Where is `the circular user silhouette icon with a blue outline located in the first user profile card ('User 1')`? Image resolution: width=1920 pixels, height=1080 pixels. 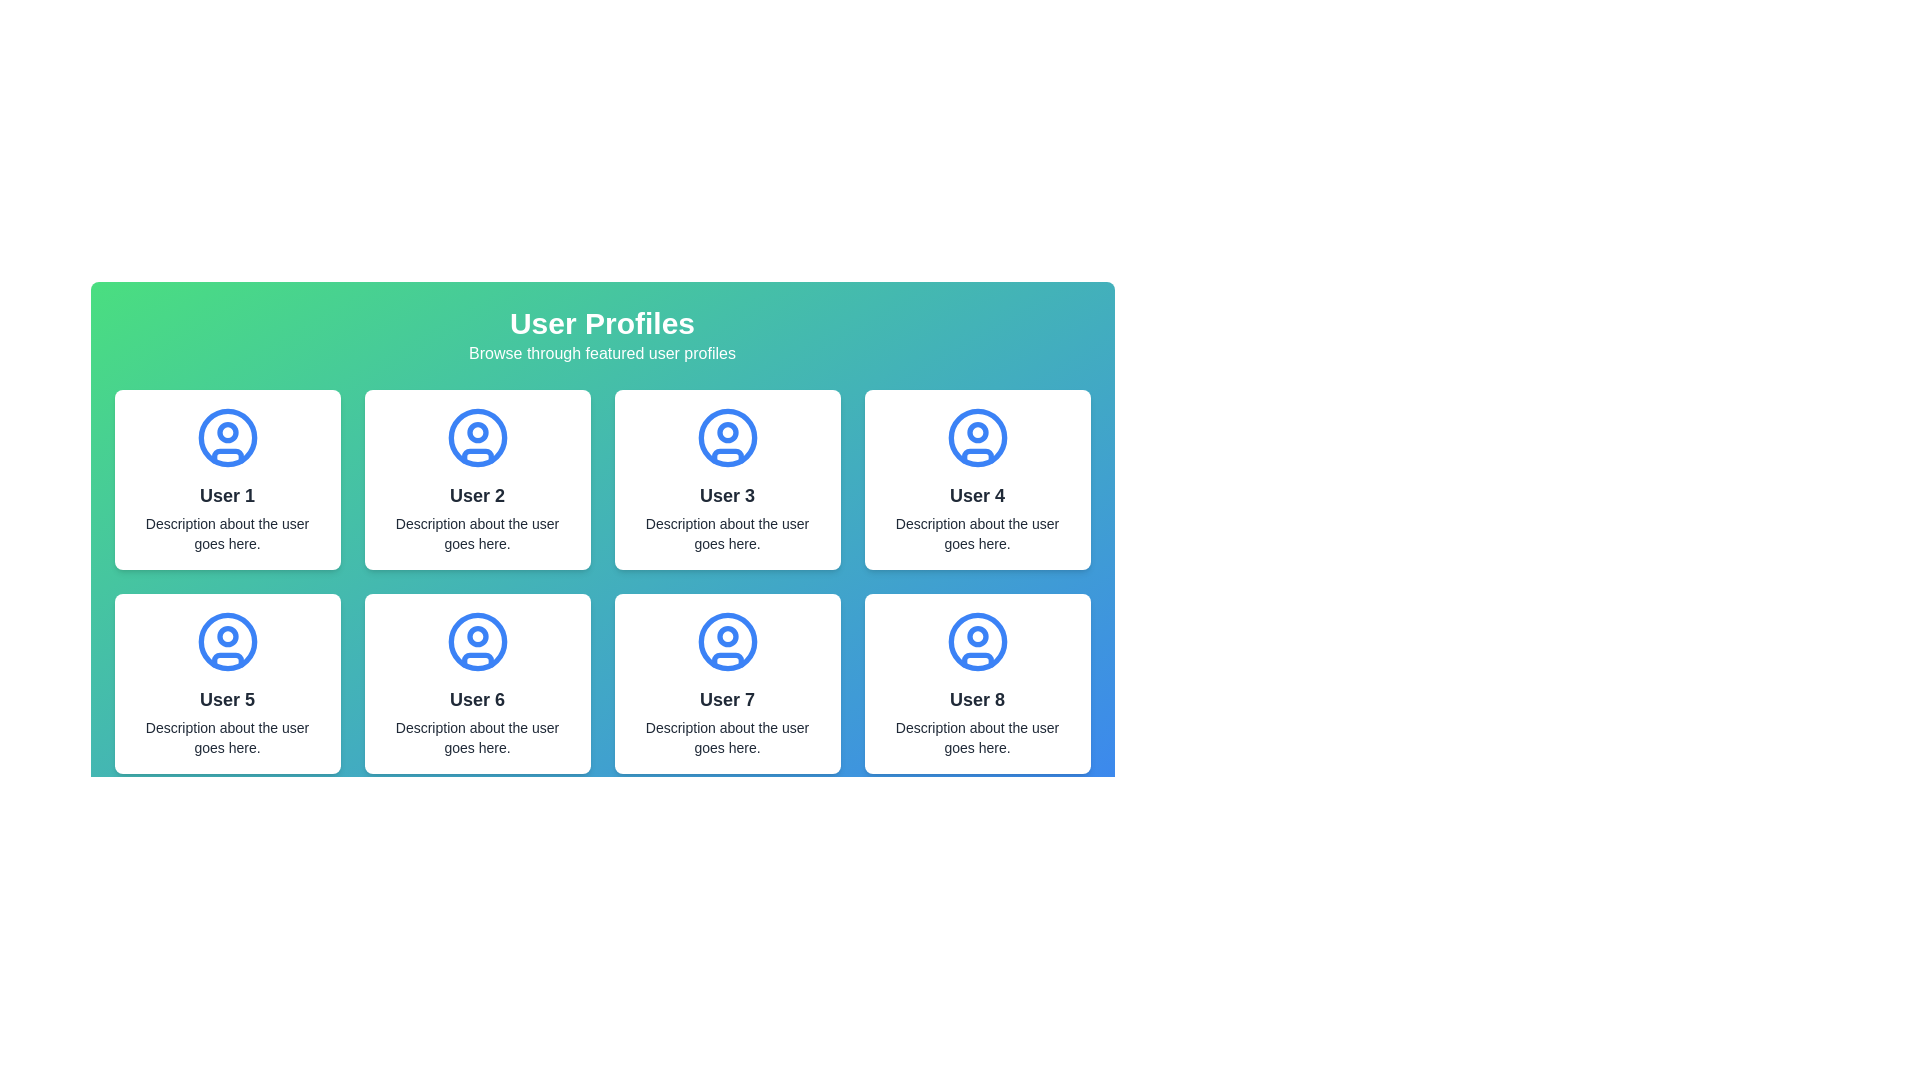 the circular user silhouette icon with a blue outline located in the first user profile card ('User 1') is located at coordinates (227, 437).